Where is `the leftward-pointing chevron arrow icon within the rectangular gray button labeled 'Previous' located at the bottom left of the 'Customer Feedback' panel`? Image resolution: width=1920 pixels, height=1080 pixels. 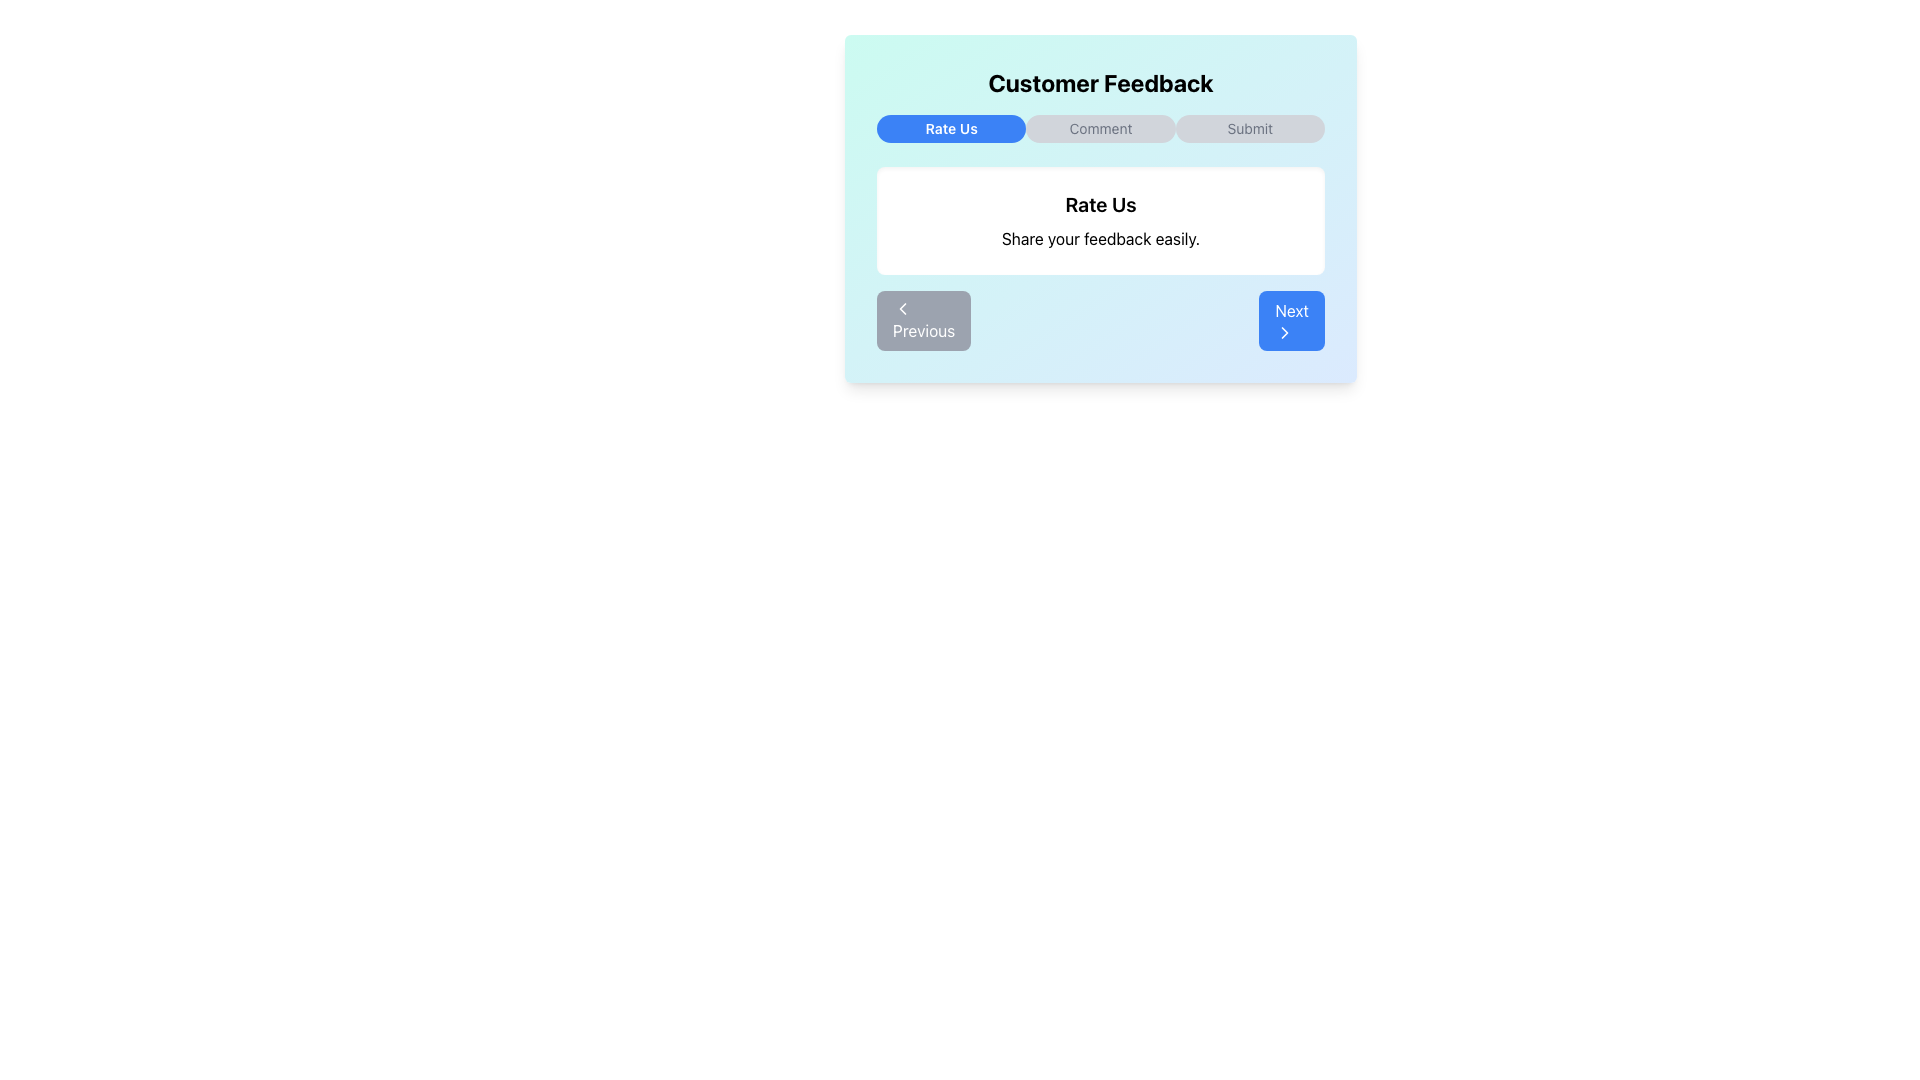
the leftward-pointing chevron arrow icon within the rectangular gray button labeled 'Previous' located at the bottom left of the 'Customer Feedback' panel is located at coordinates (901, 308).